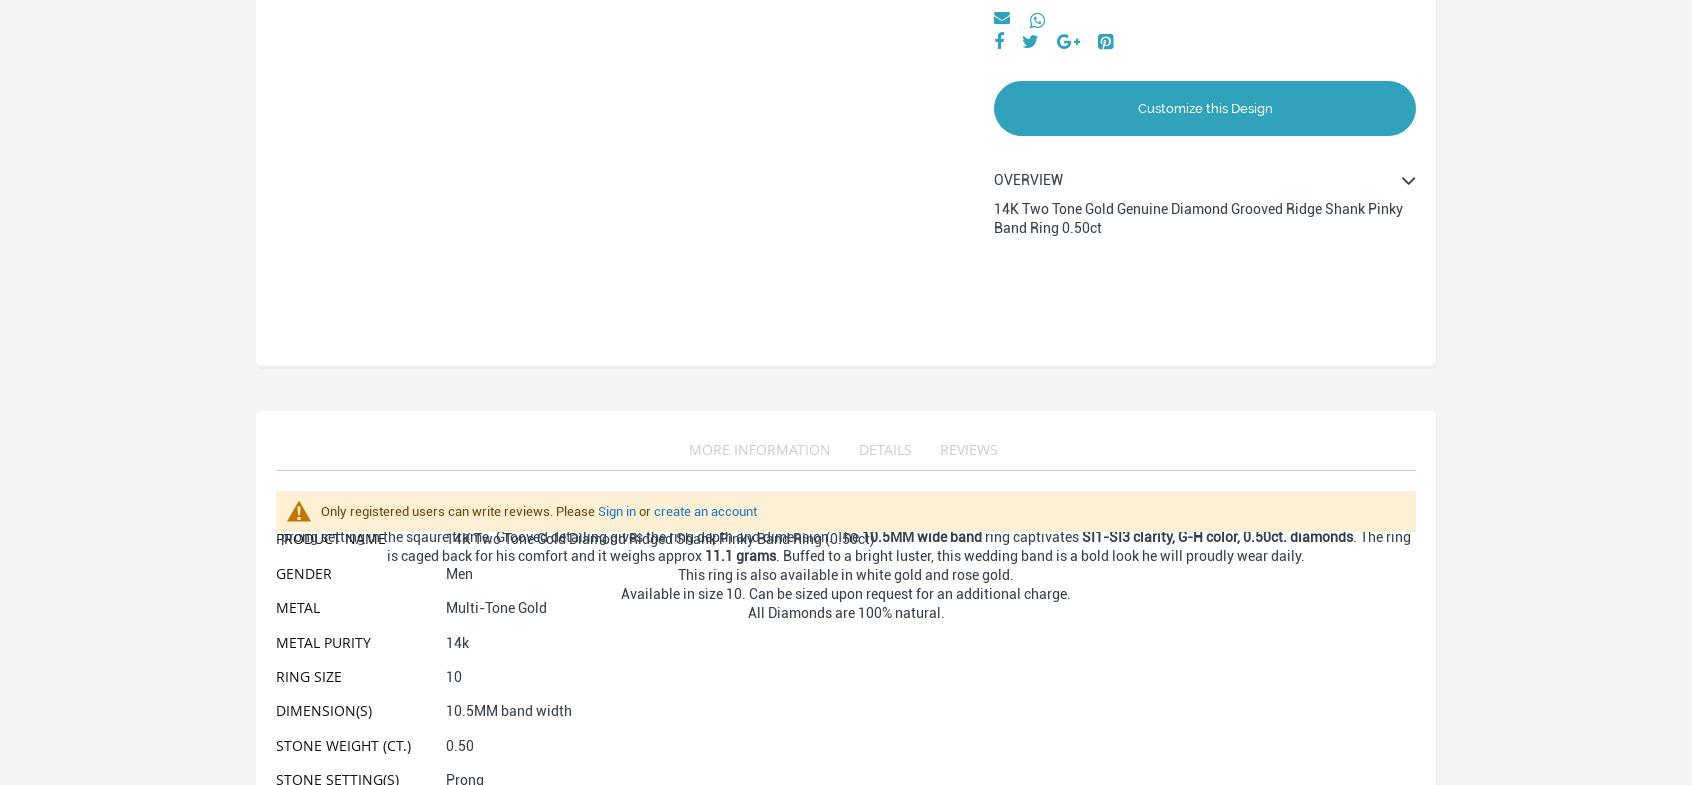 Image resolution: width=1692 pixels, height=785 pixels. I want to click on 'Overview', so click(1027, 179).